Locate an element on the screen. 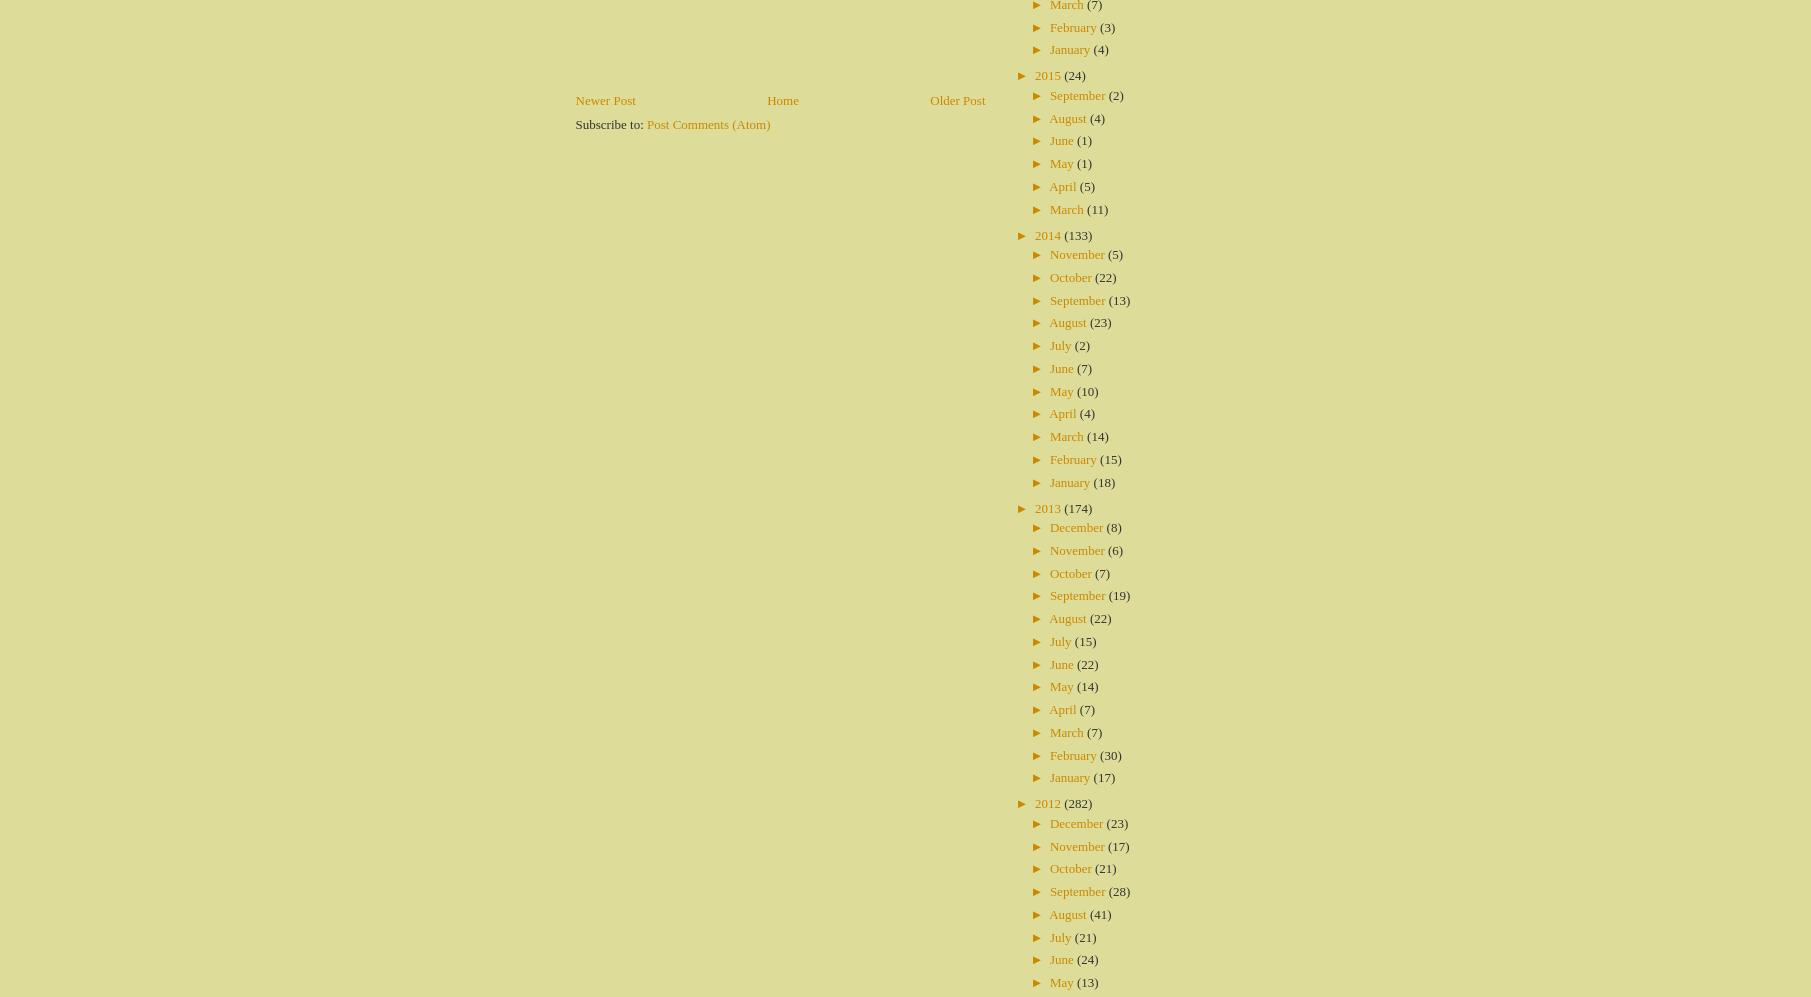 This screenshot has width=1811, height=997. '(3)' is located at coordinates (1107, 26).